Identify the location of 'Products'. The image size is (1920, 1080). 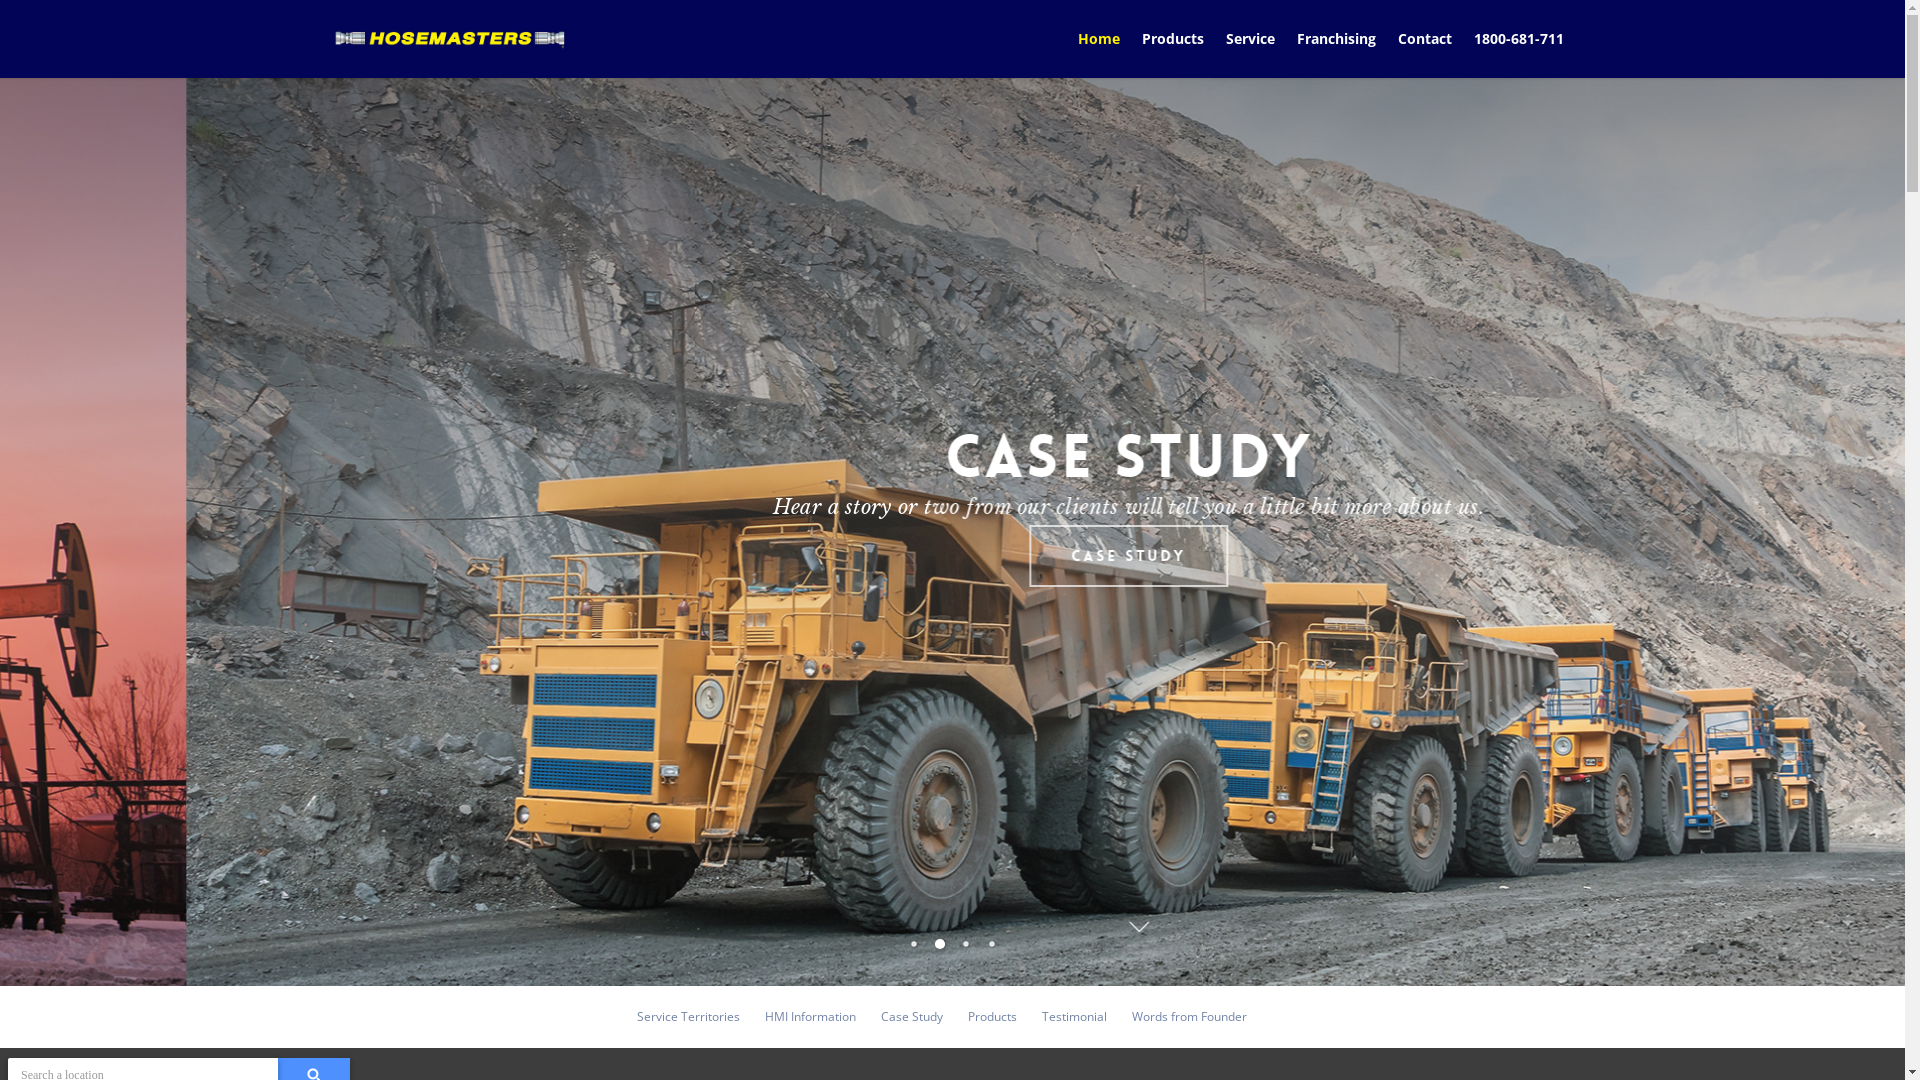
(992, 1017).